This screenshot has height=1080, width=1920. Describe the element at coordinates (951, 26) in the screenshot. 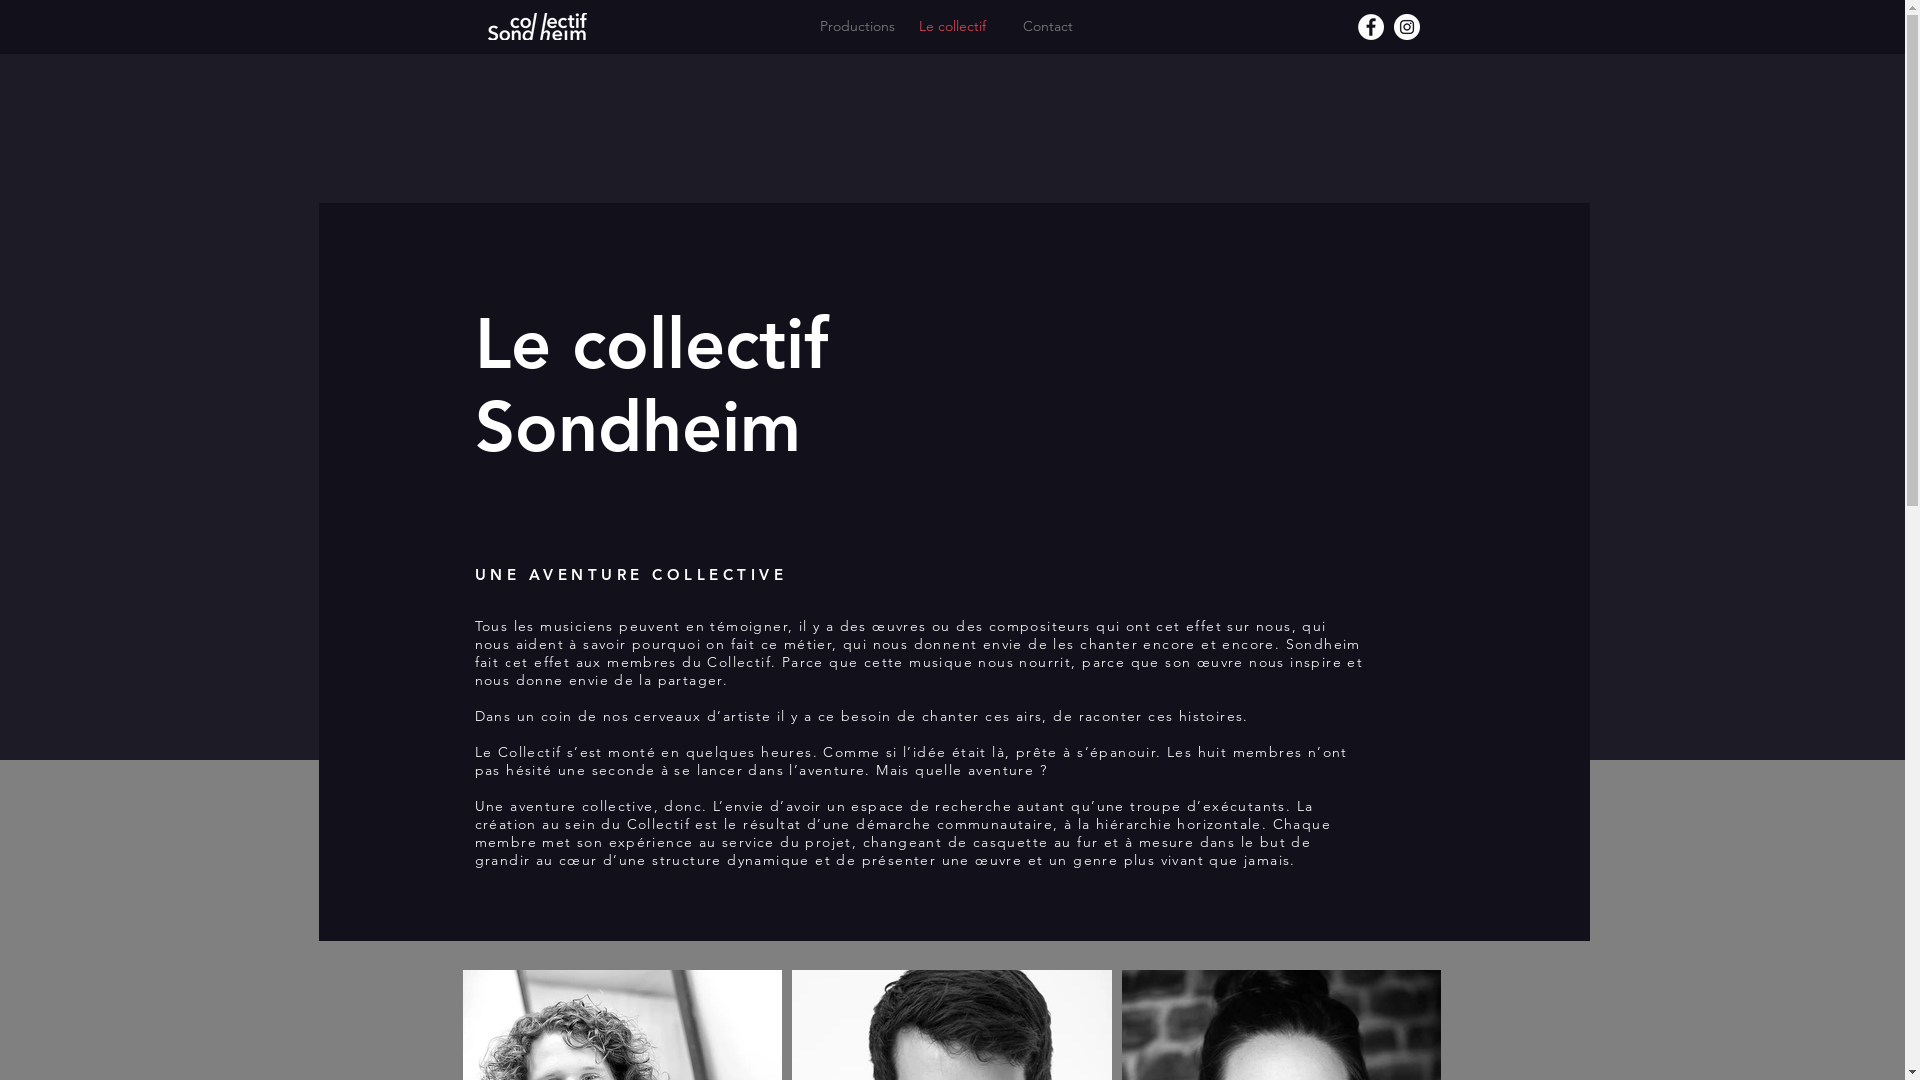

I see `'Le collectif'` at that location.